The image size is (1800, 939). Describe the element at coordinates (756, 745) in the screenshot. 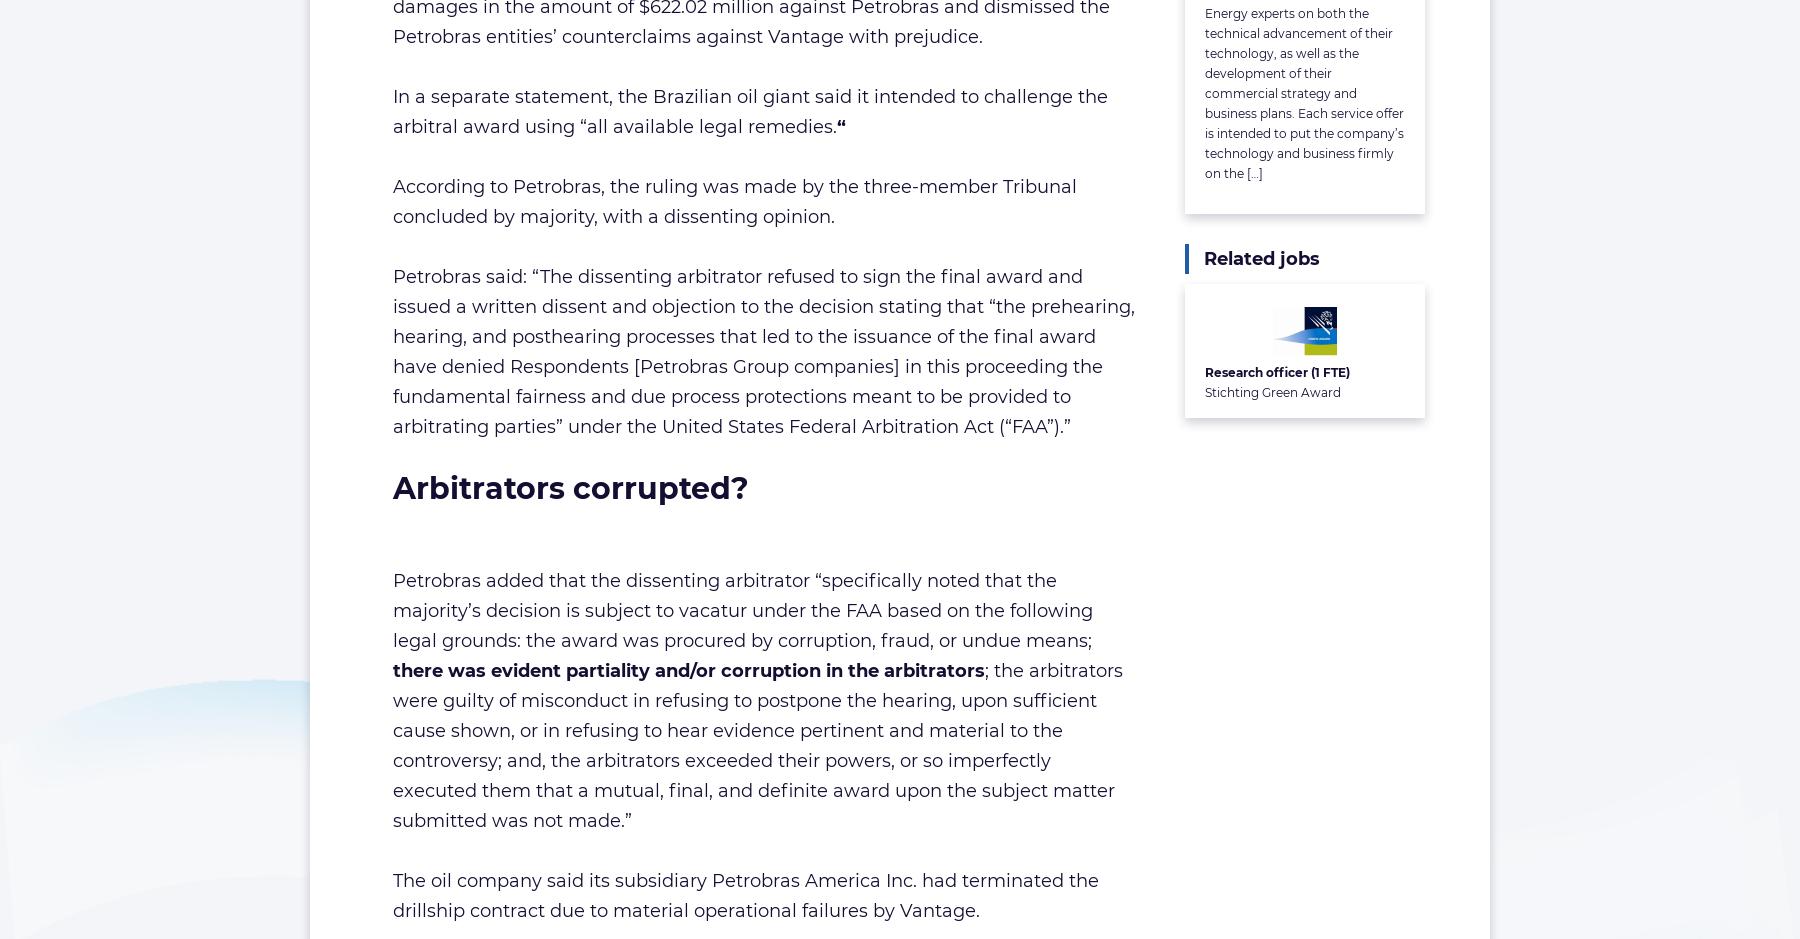

I see `'; the arbitrators were guilty of misconduct in refusing to postpone the hearing, upon sufficient cause shown, or in refusing to hear evidence pertinent and material to the controversy; and, the arbitrators exceeded their powers, or so imperfectly executed them that a mutual, final, and definite award upon the subject matter submitted was not made.”'` at that location.